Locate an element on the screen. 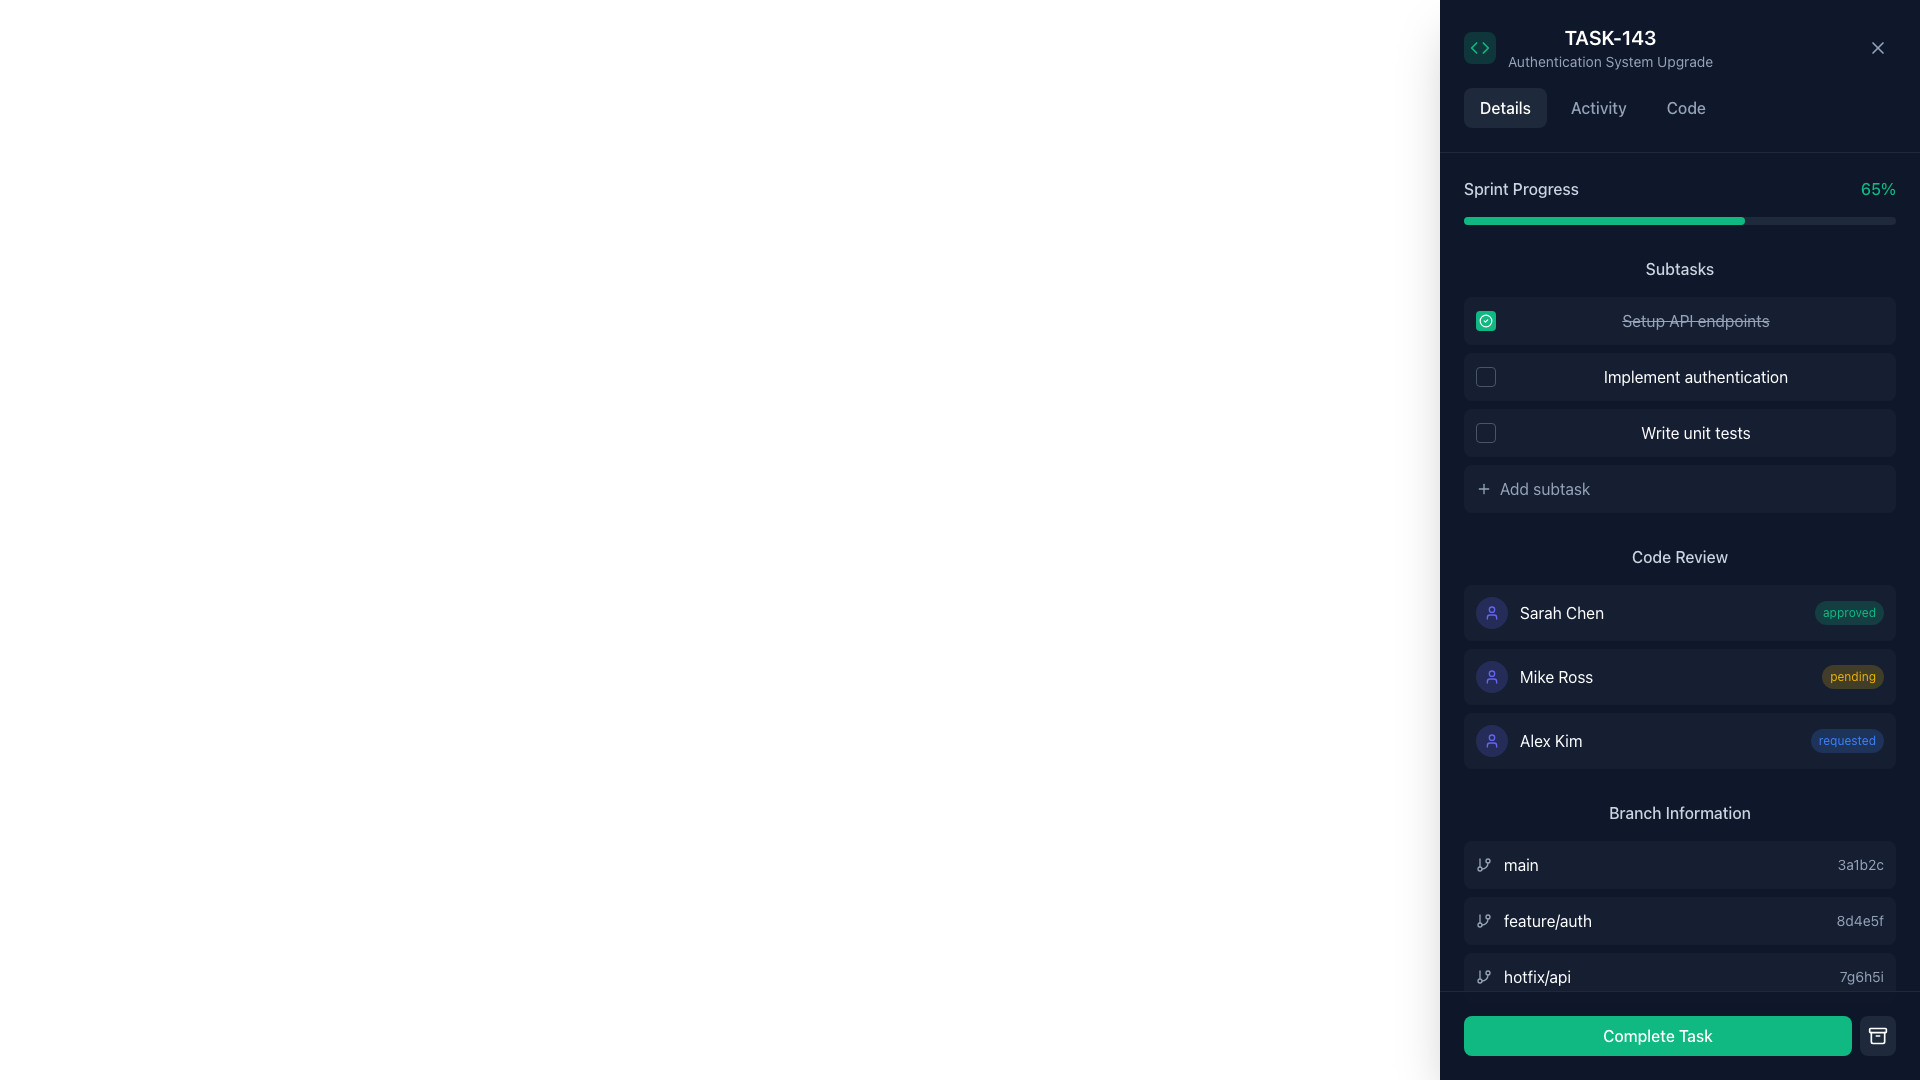  the 'main' branch icon located is located at coordinates (1483, 863).